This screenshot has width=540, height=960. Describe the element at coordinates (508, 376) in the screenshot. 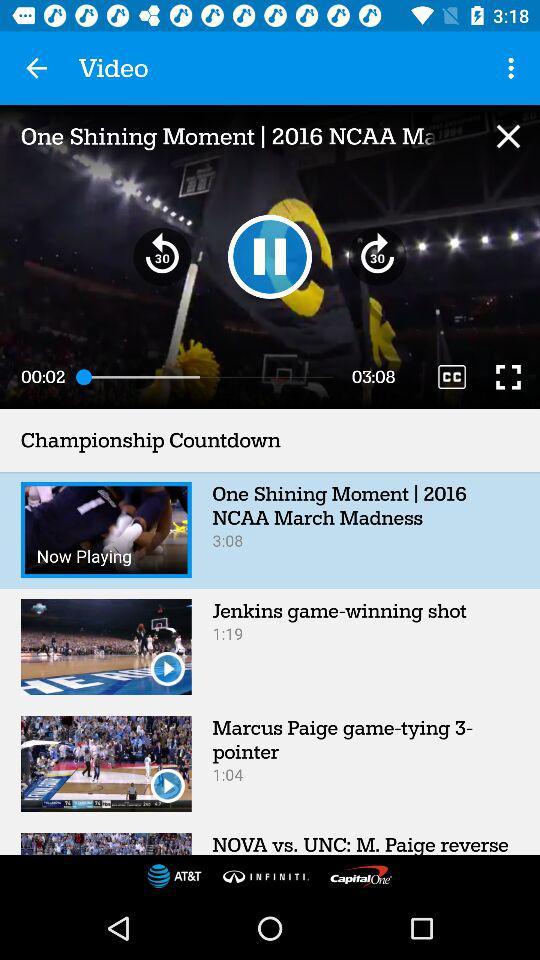

I see `full screen` at that location.